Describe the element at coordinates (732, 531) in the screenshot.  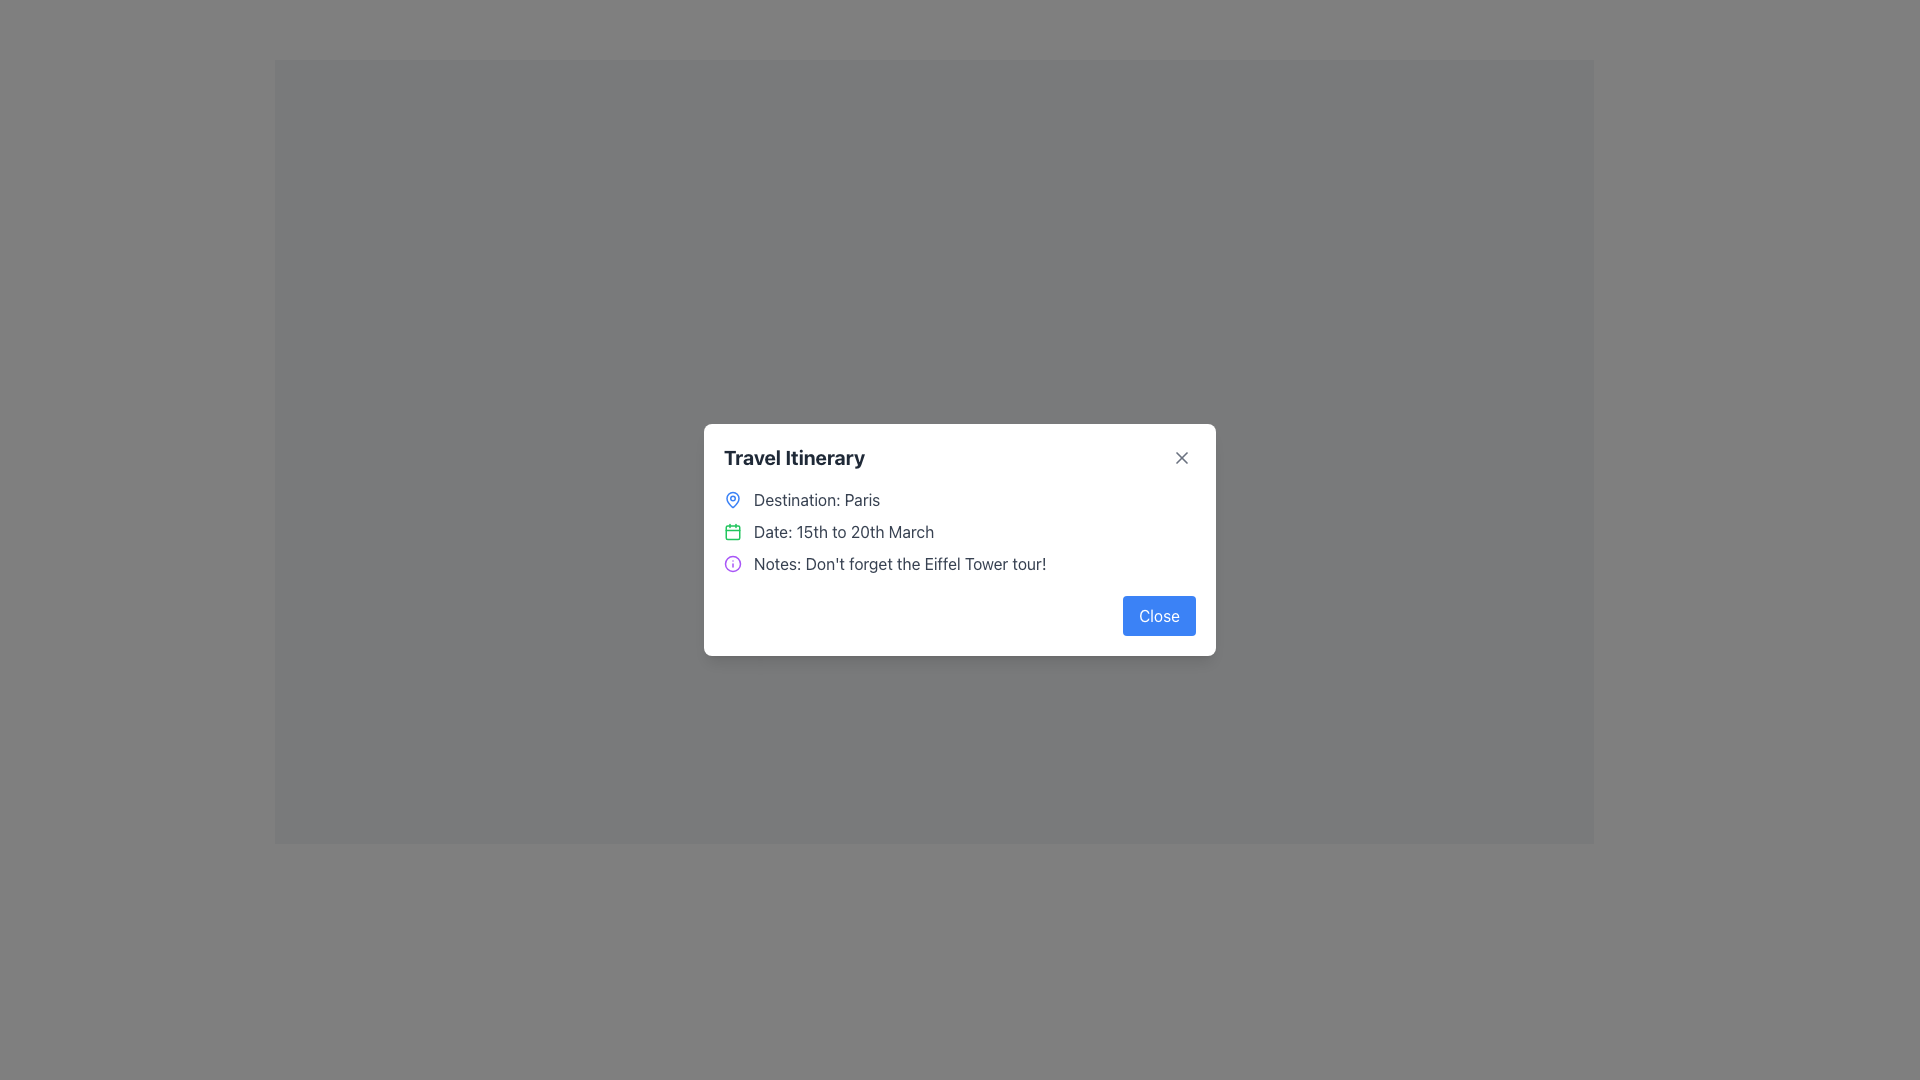
I see `the visual date indicator icon that is positioned to the left of the 'Date: 15th to 20th March' text` at that location.